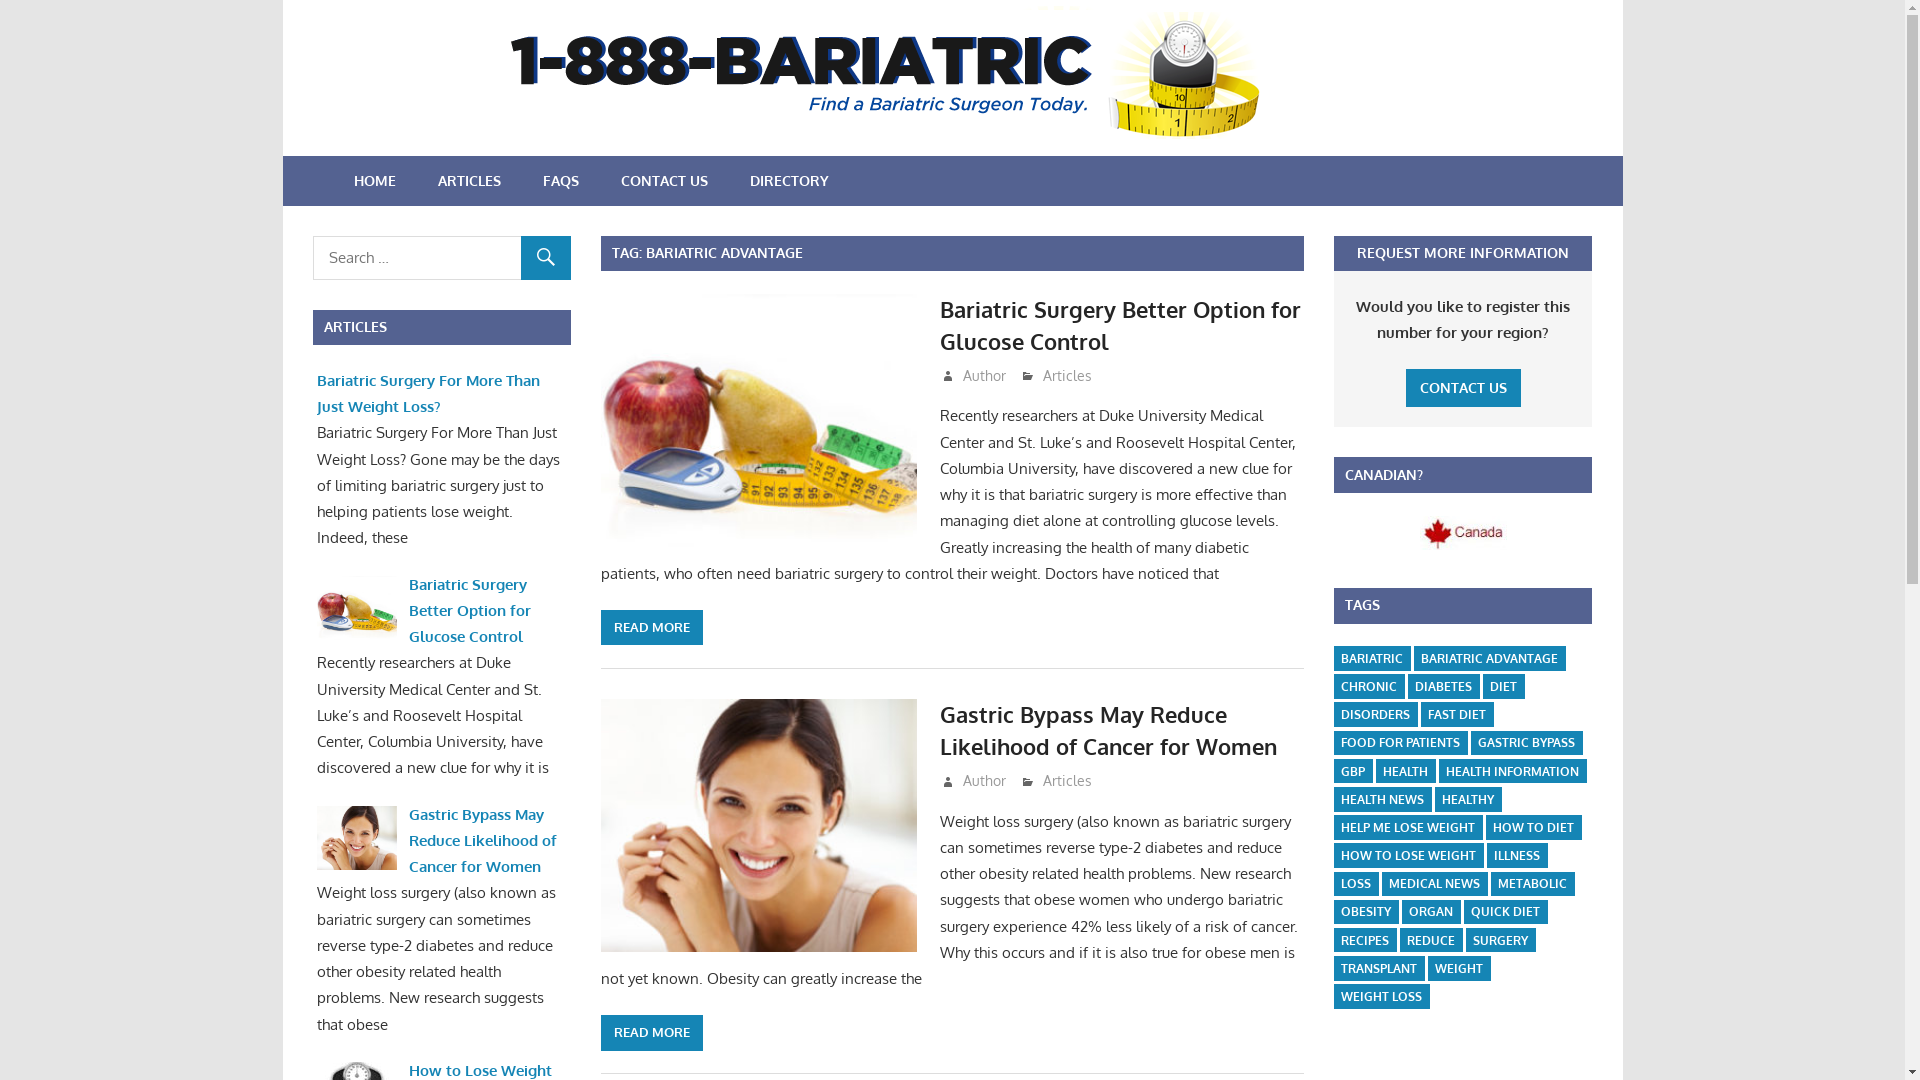 The image size is (1920, 1080). Describe the element at coordinates (467, 181) in the screenshot. I see `'ARTICLES'` at that location.